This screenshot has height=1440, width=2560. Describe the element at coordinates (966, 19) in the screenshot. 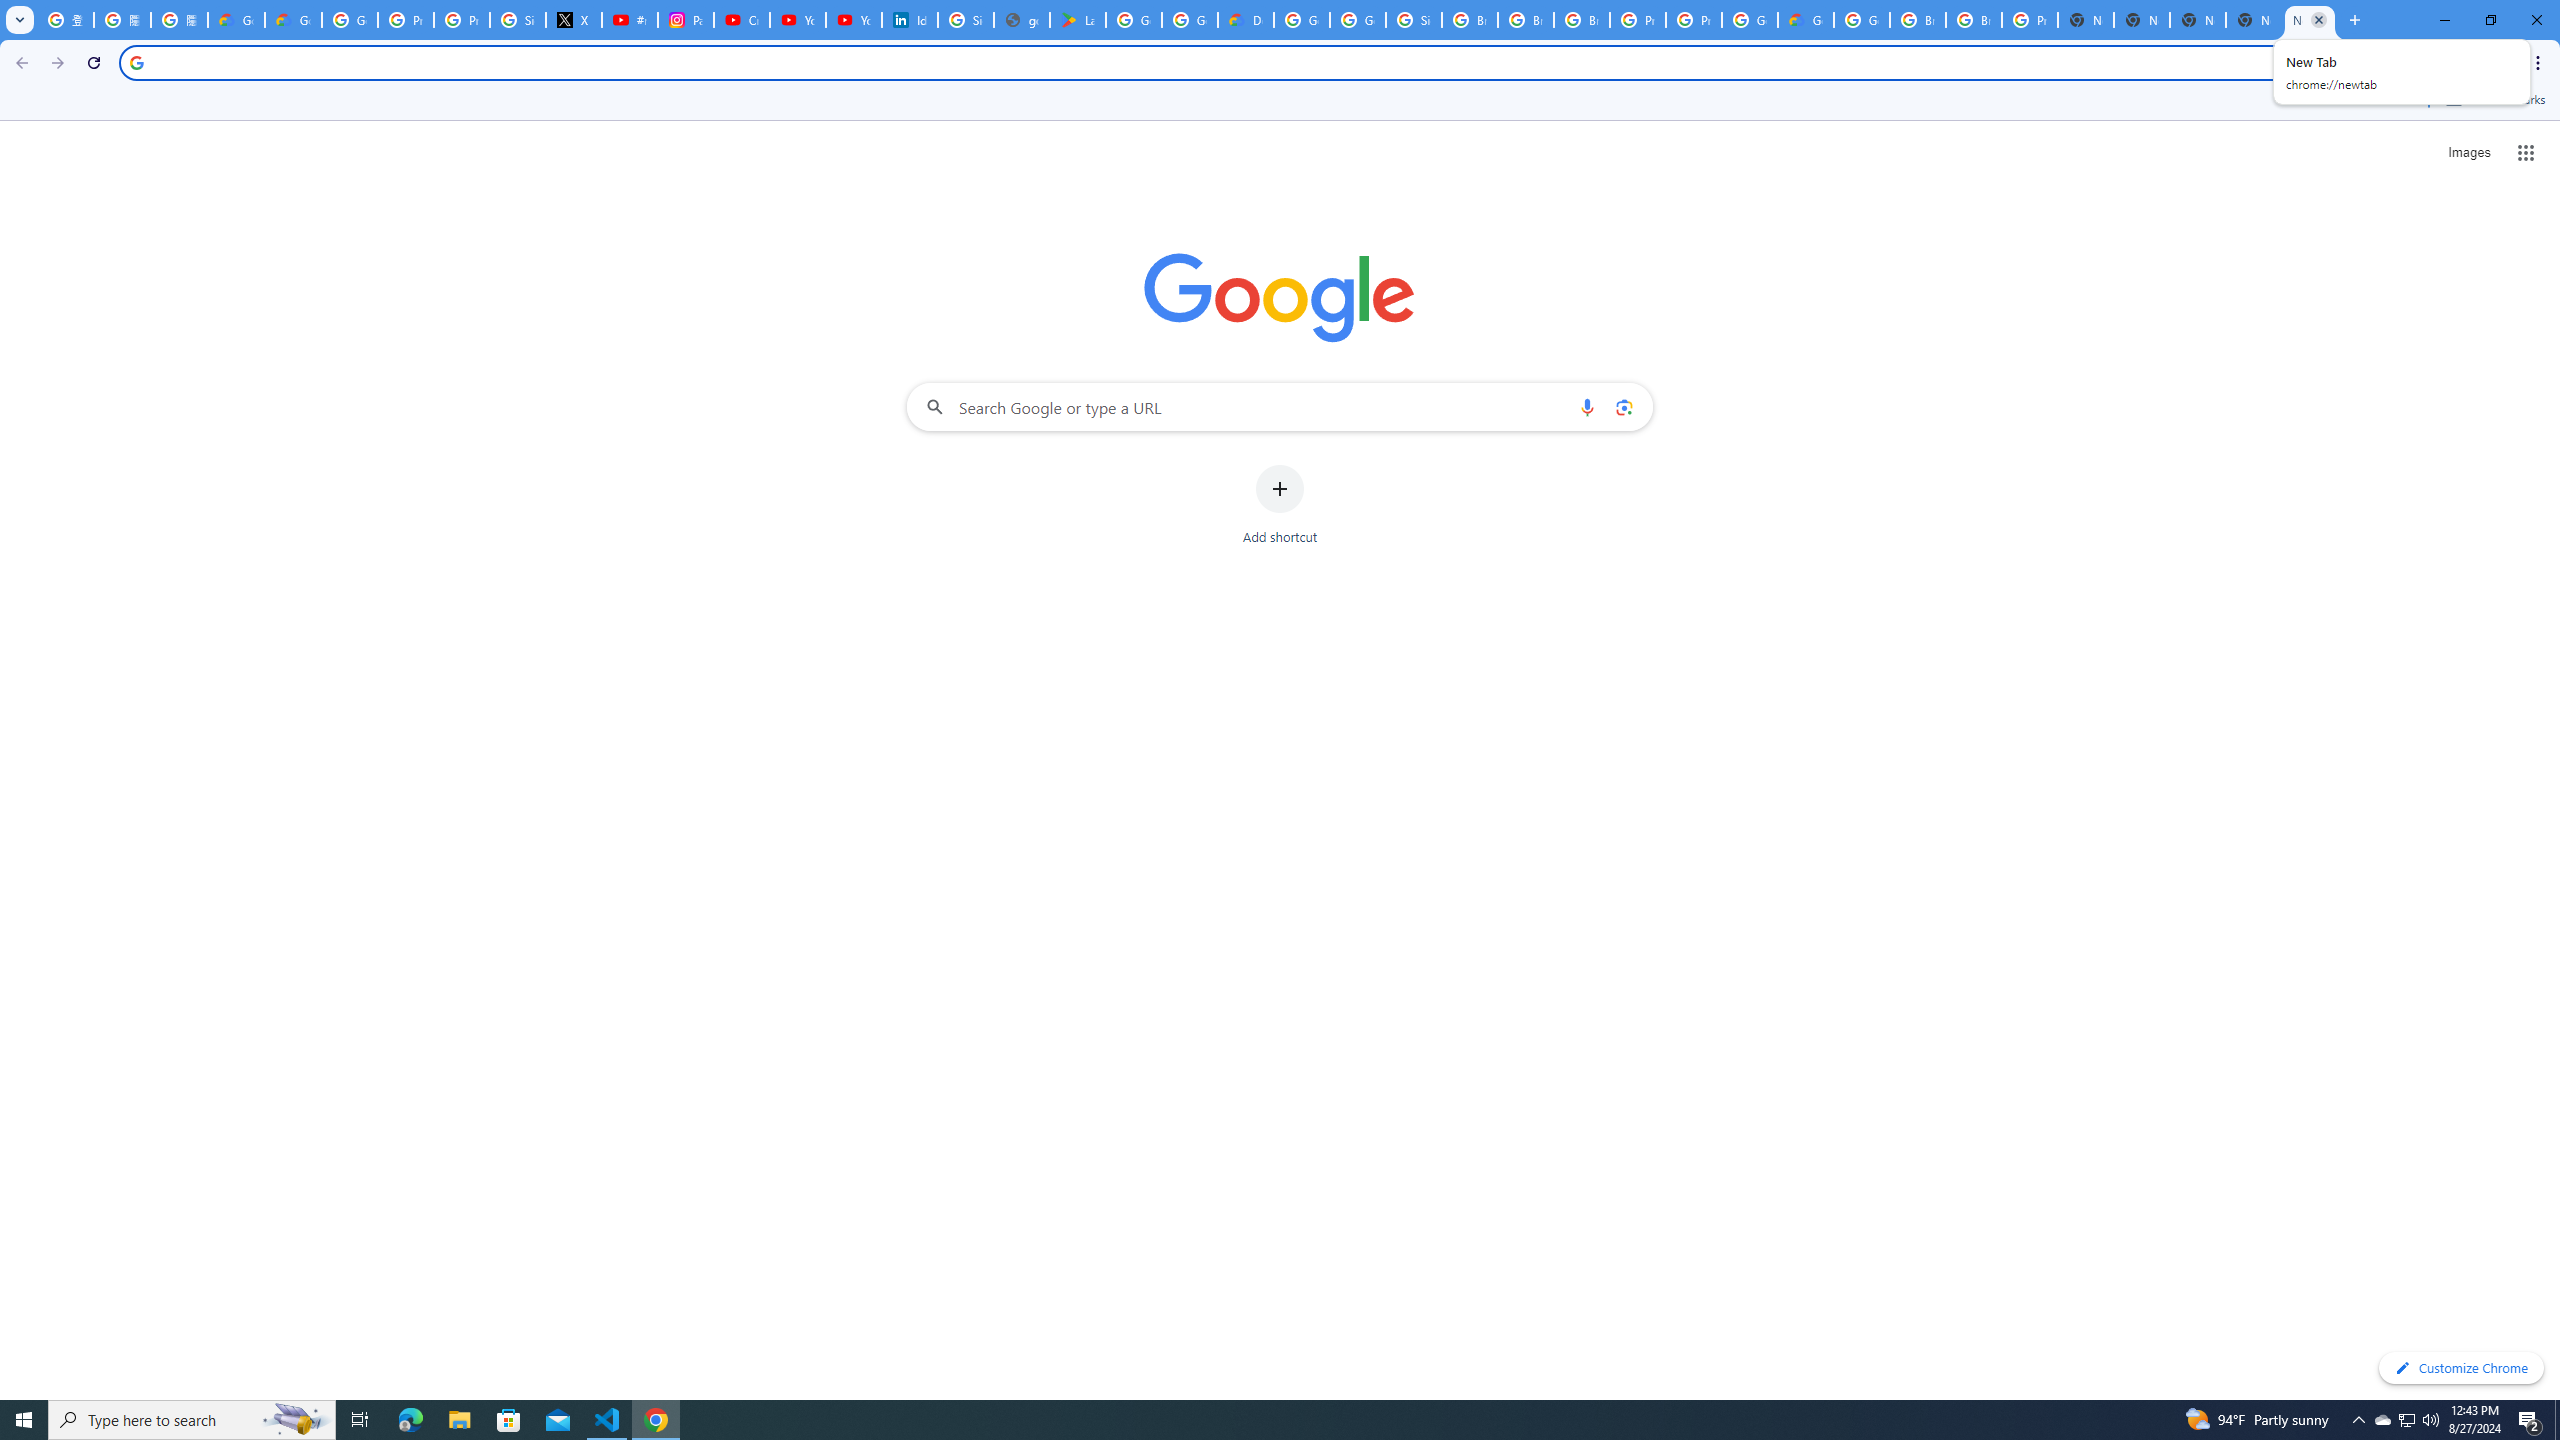

I see `'Sign in - Google Accounts'` at that location.